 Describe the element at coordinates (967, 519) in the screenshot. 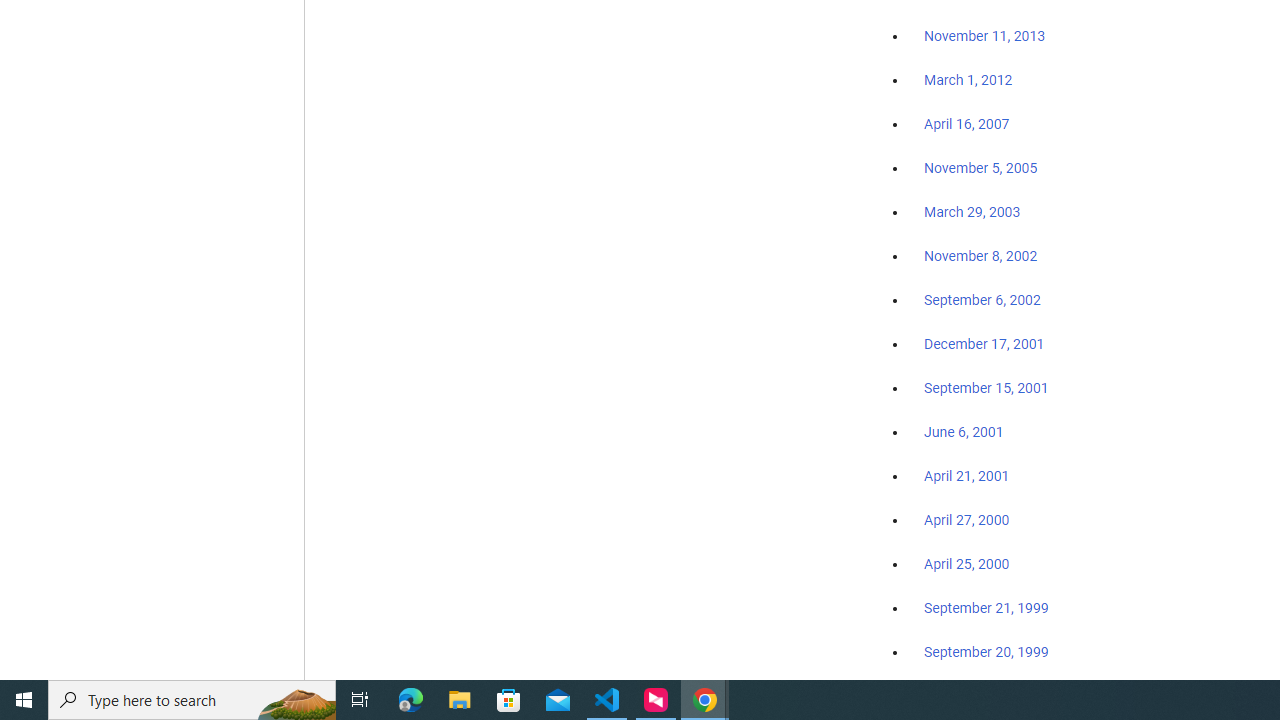

I see `'April 27, 2000'` at that location.